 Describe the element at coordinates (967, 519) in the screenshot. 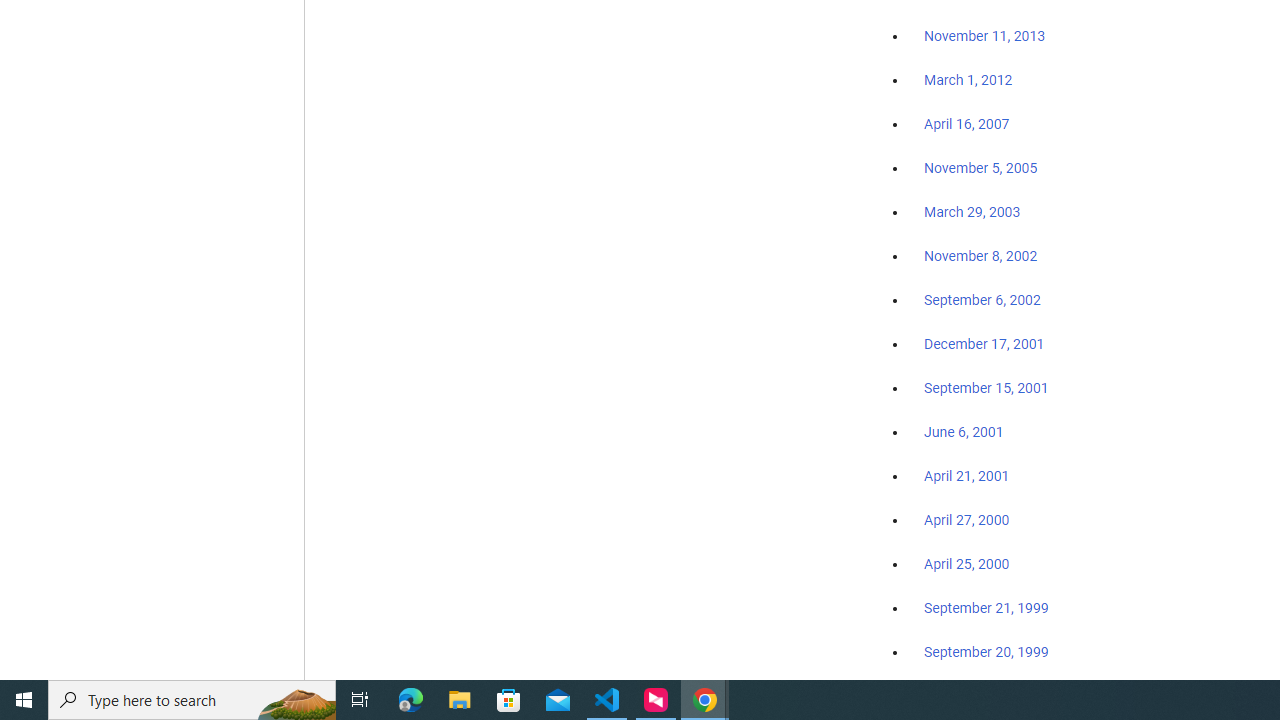

I see `'April 27, 2000'` at that location.